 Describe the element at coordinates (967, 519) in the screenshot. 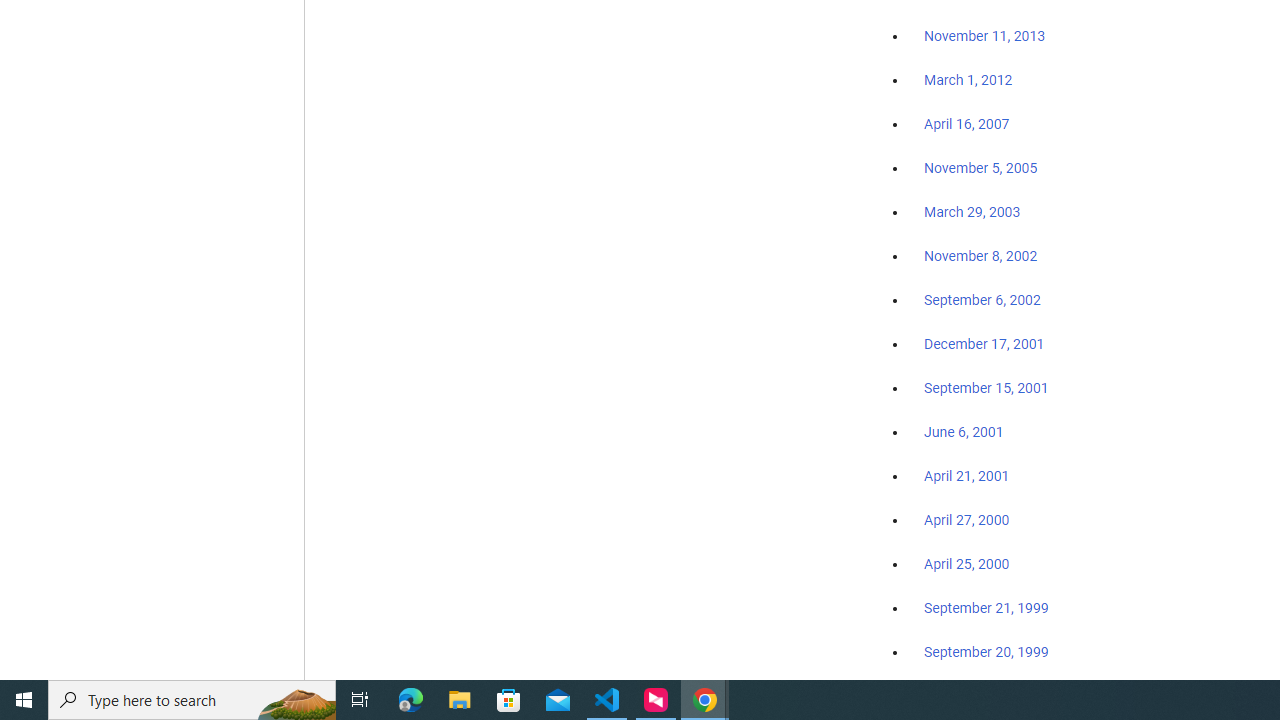

I see `'April 27, 2000'` at that location.